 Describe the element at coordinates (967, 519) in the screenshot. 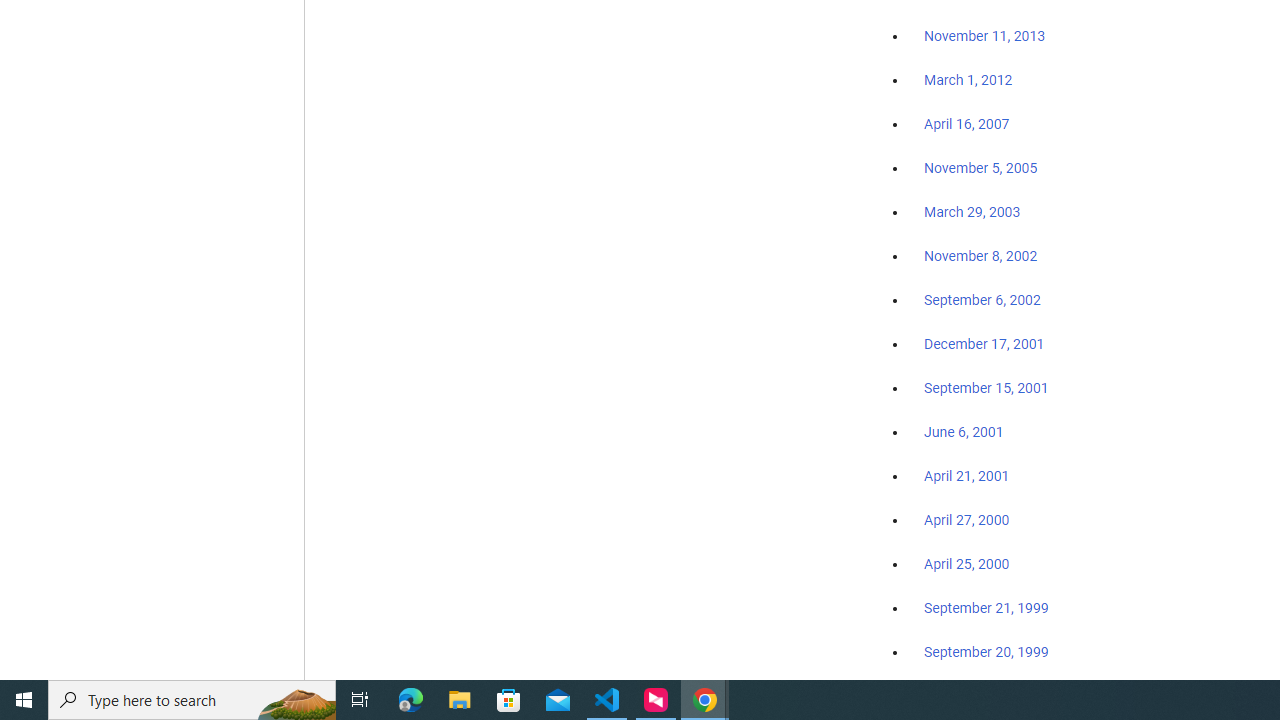

I see `'April 27, 2000'` at that location.